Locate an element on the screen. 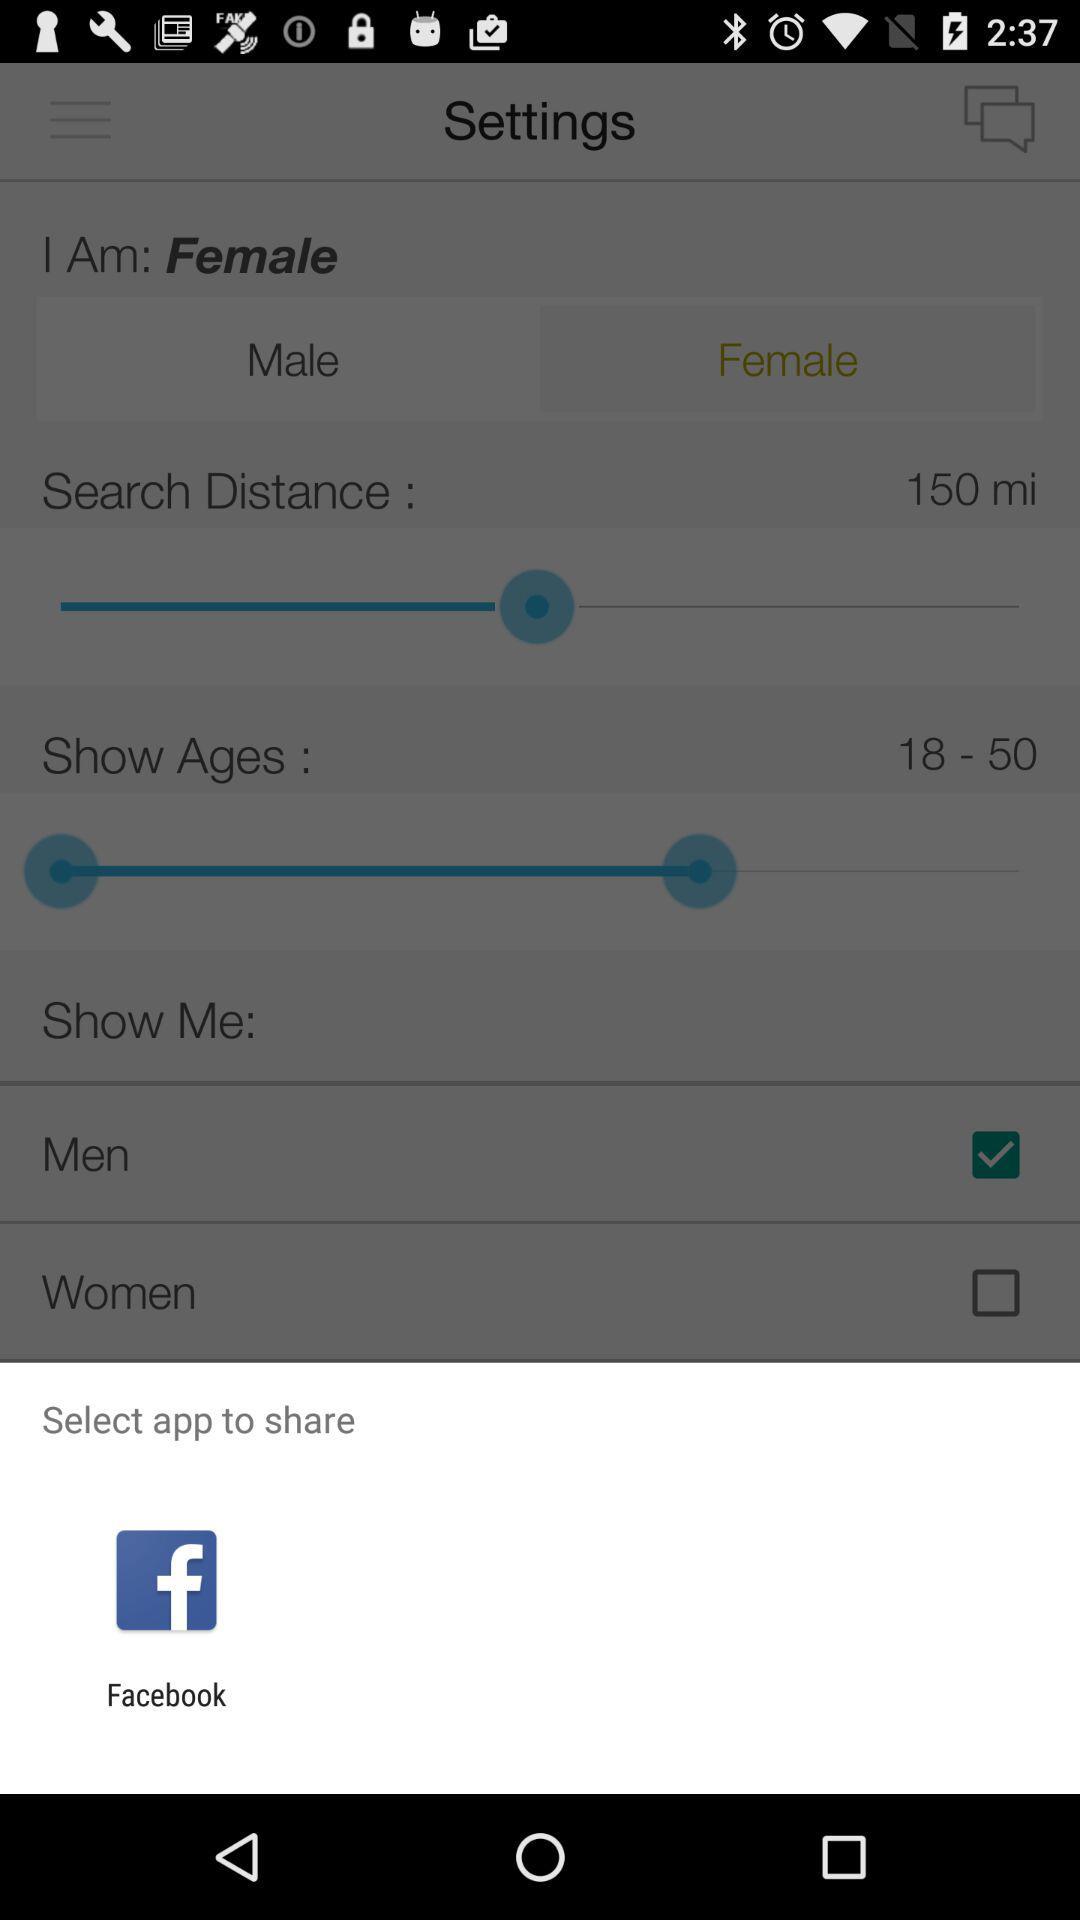  icon above facebook item is located at coordinates (165, 1579).